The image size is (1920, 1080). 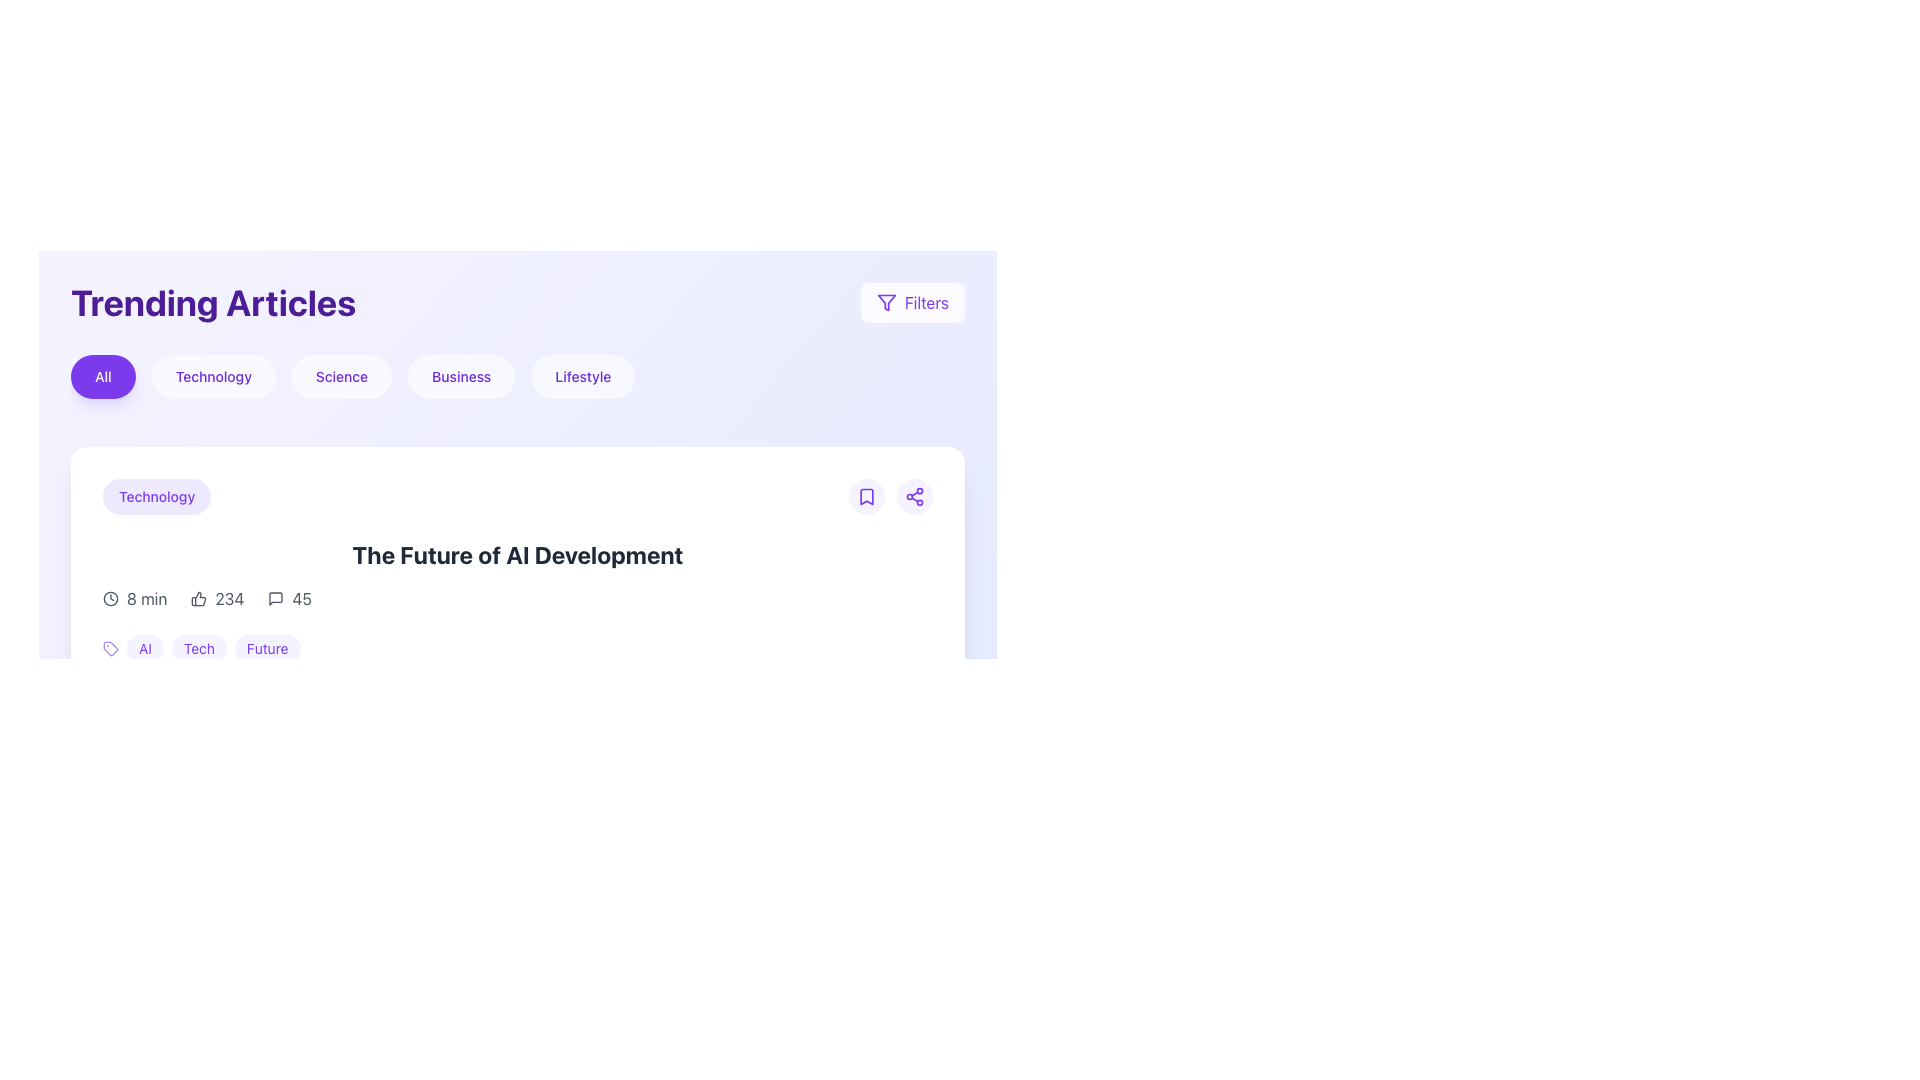 What do you see at coordinates (213, 648) in the screenshot?
I see `the 'Tech' tag located` at bounding box center [213, 648].